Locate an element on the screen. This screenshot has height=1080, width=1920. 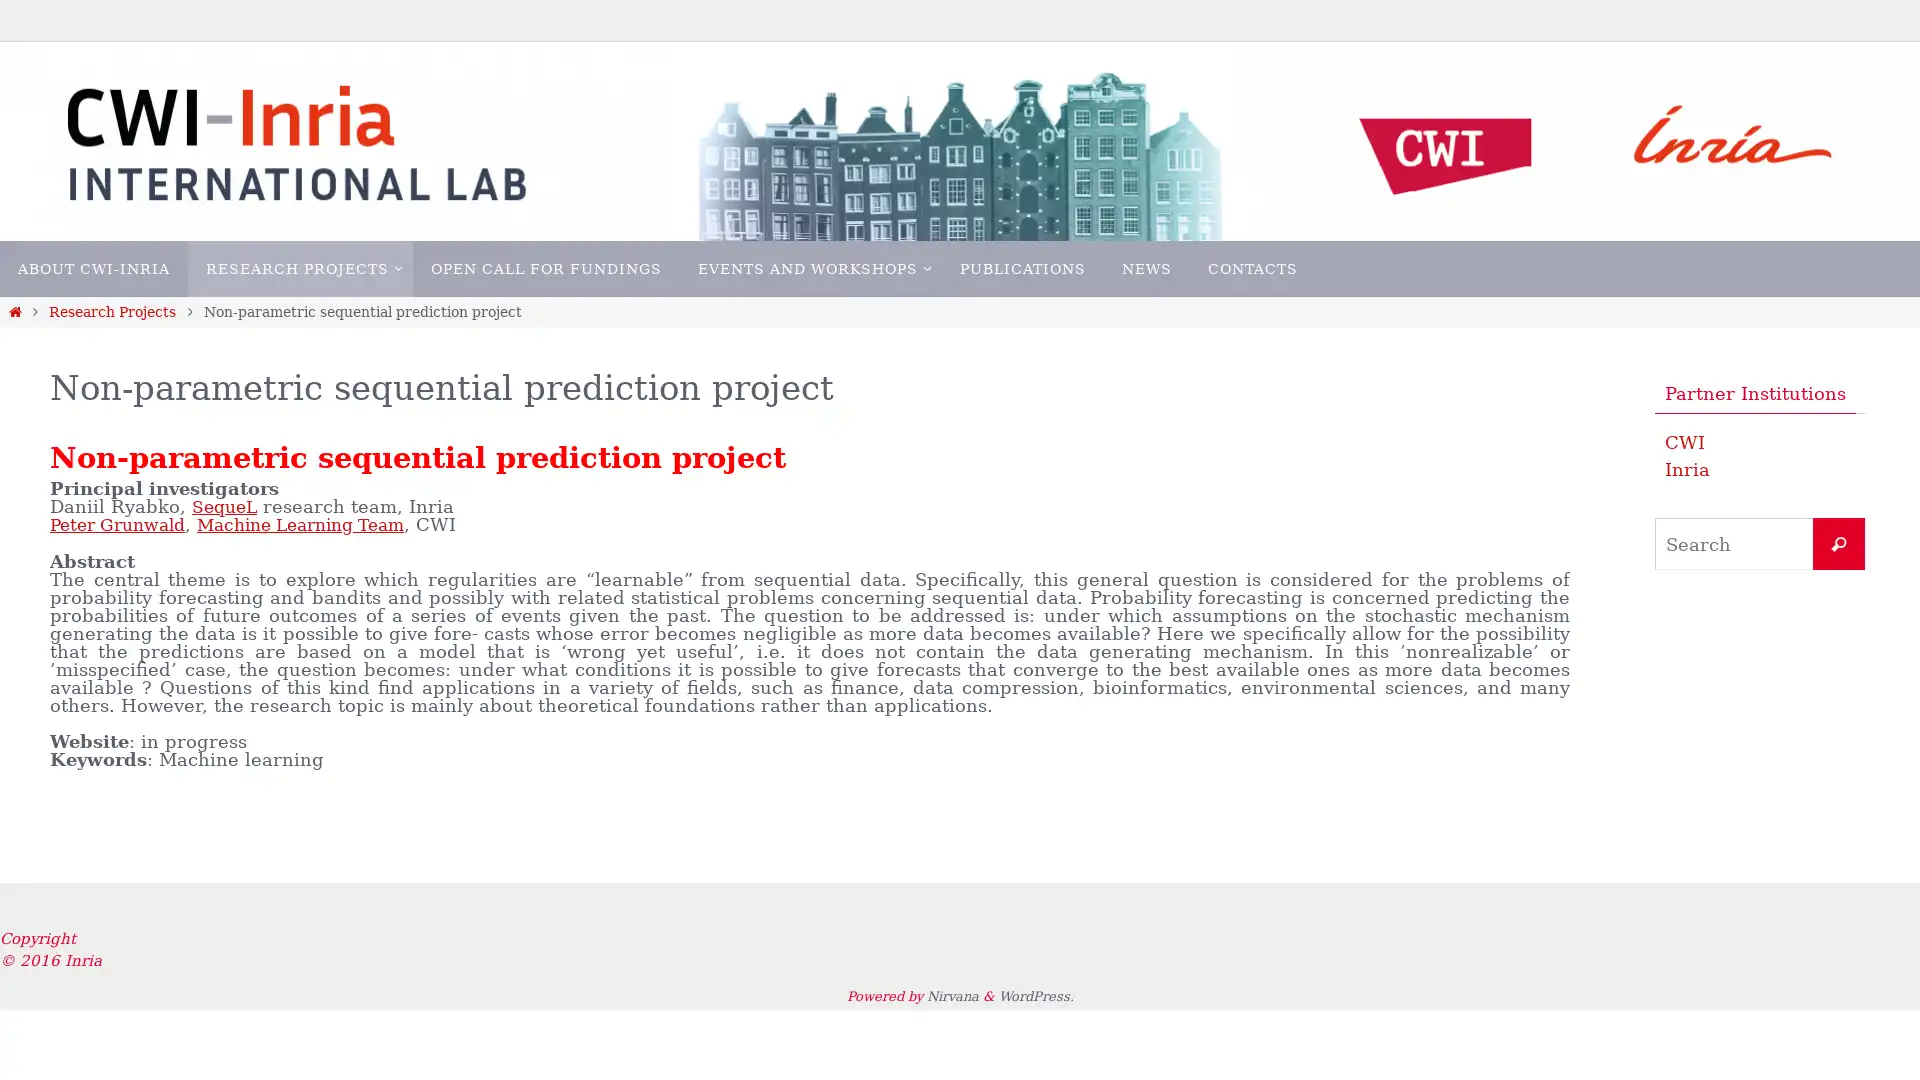
Search is located at coordinates (1838, 543).